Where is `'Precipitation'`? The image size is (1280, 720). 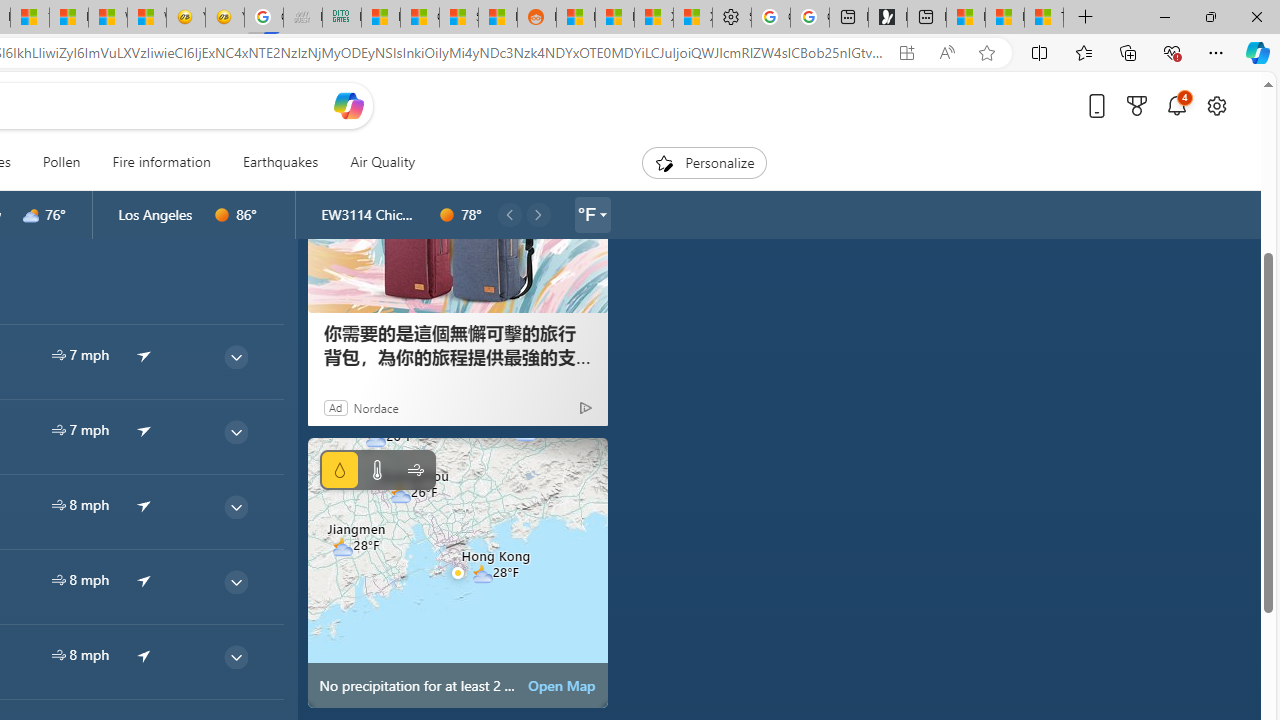 'Precipitation' is located at coordinates (339, 470).